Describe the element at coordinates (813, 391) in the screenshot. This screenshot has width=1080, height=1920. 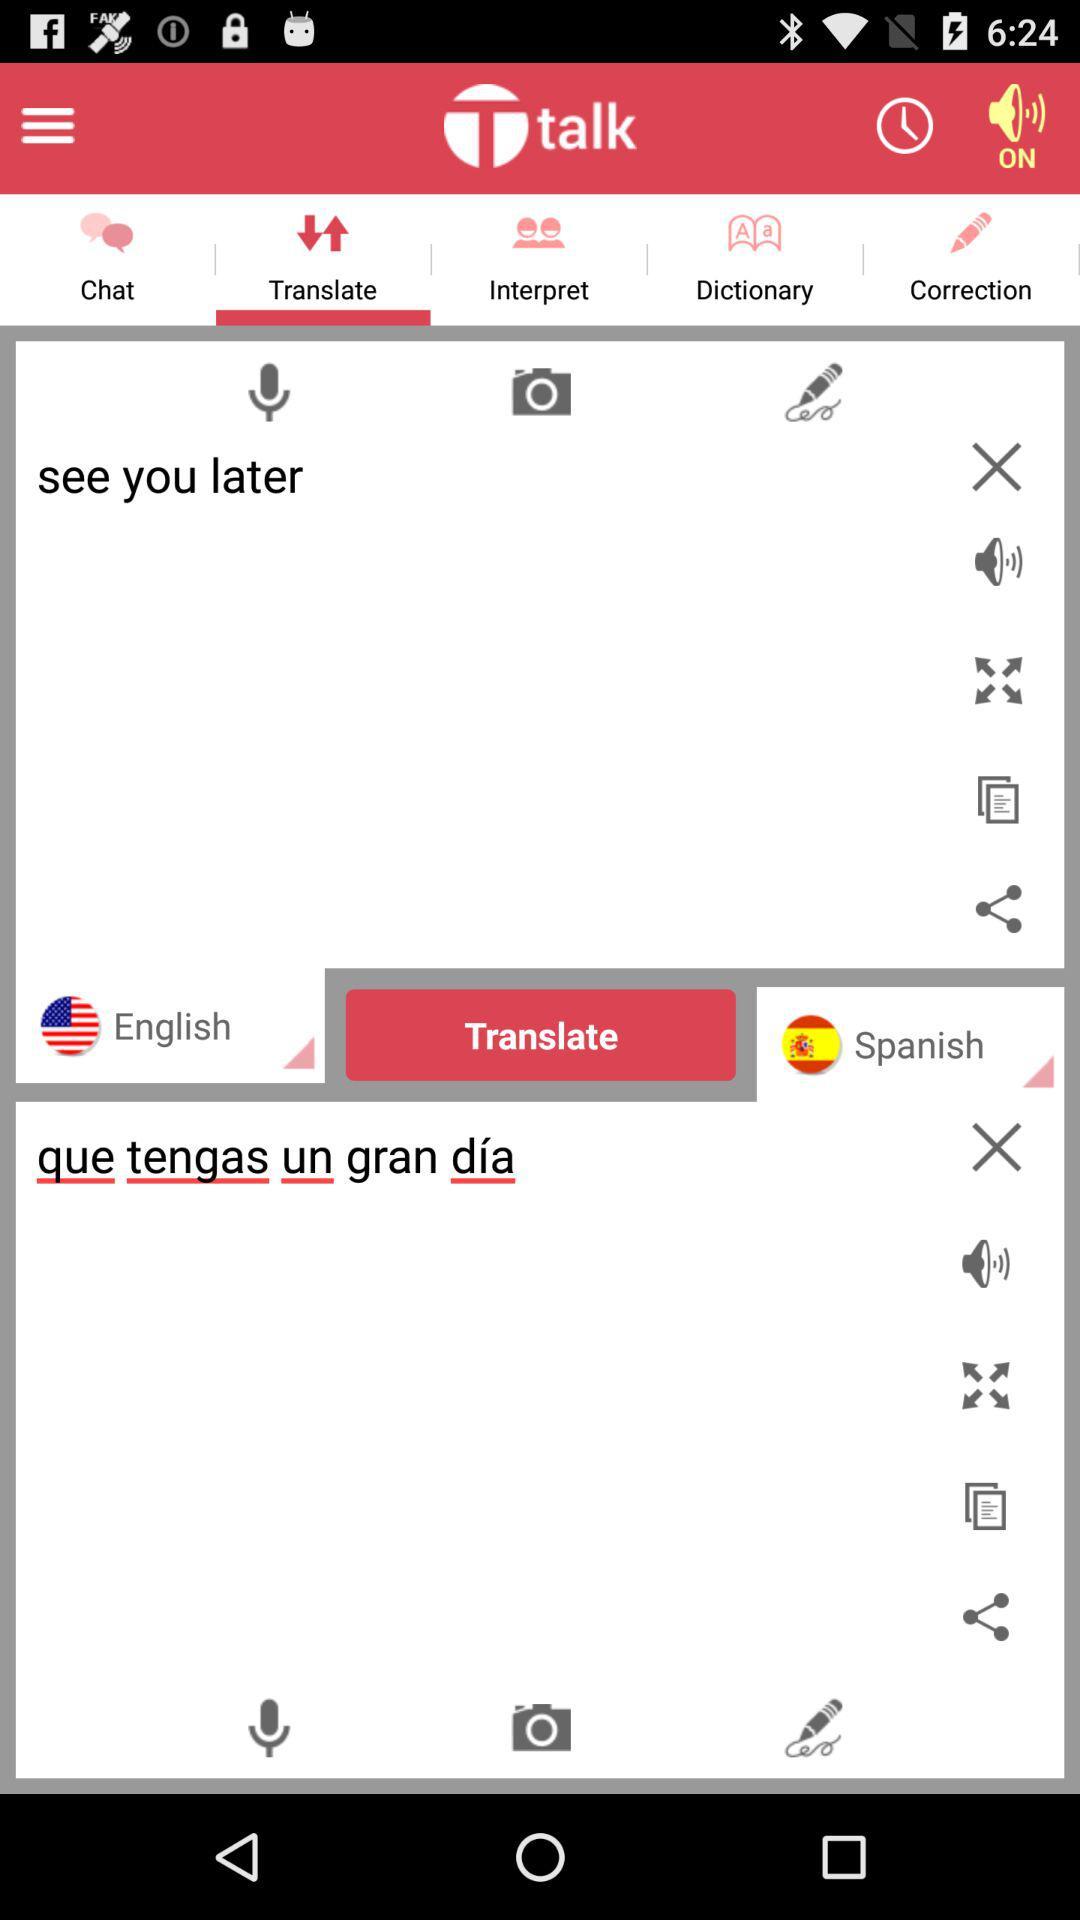
I see `handwriting tool that enables a box where you can write by hand each character instead of typing it` at that location.